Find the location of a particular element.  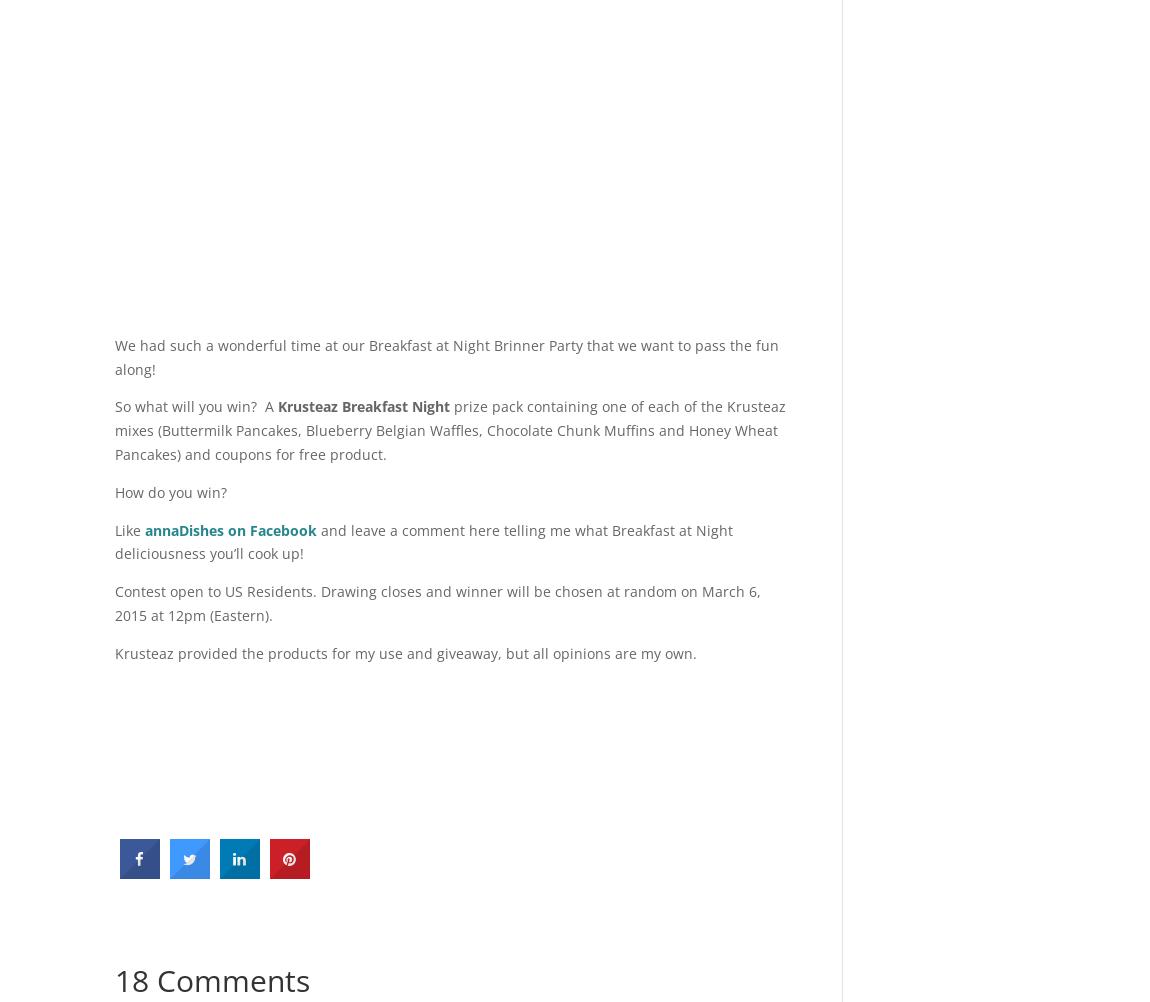

'Krusteaz Breakfast Night' is located at coordinates (363, 406).